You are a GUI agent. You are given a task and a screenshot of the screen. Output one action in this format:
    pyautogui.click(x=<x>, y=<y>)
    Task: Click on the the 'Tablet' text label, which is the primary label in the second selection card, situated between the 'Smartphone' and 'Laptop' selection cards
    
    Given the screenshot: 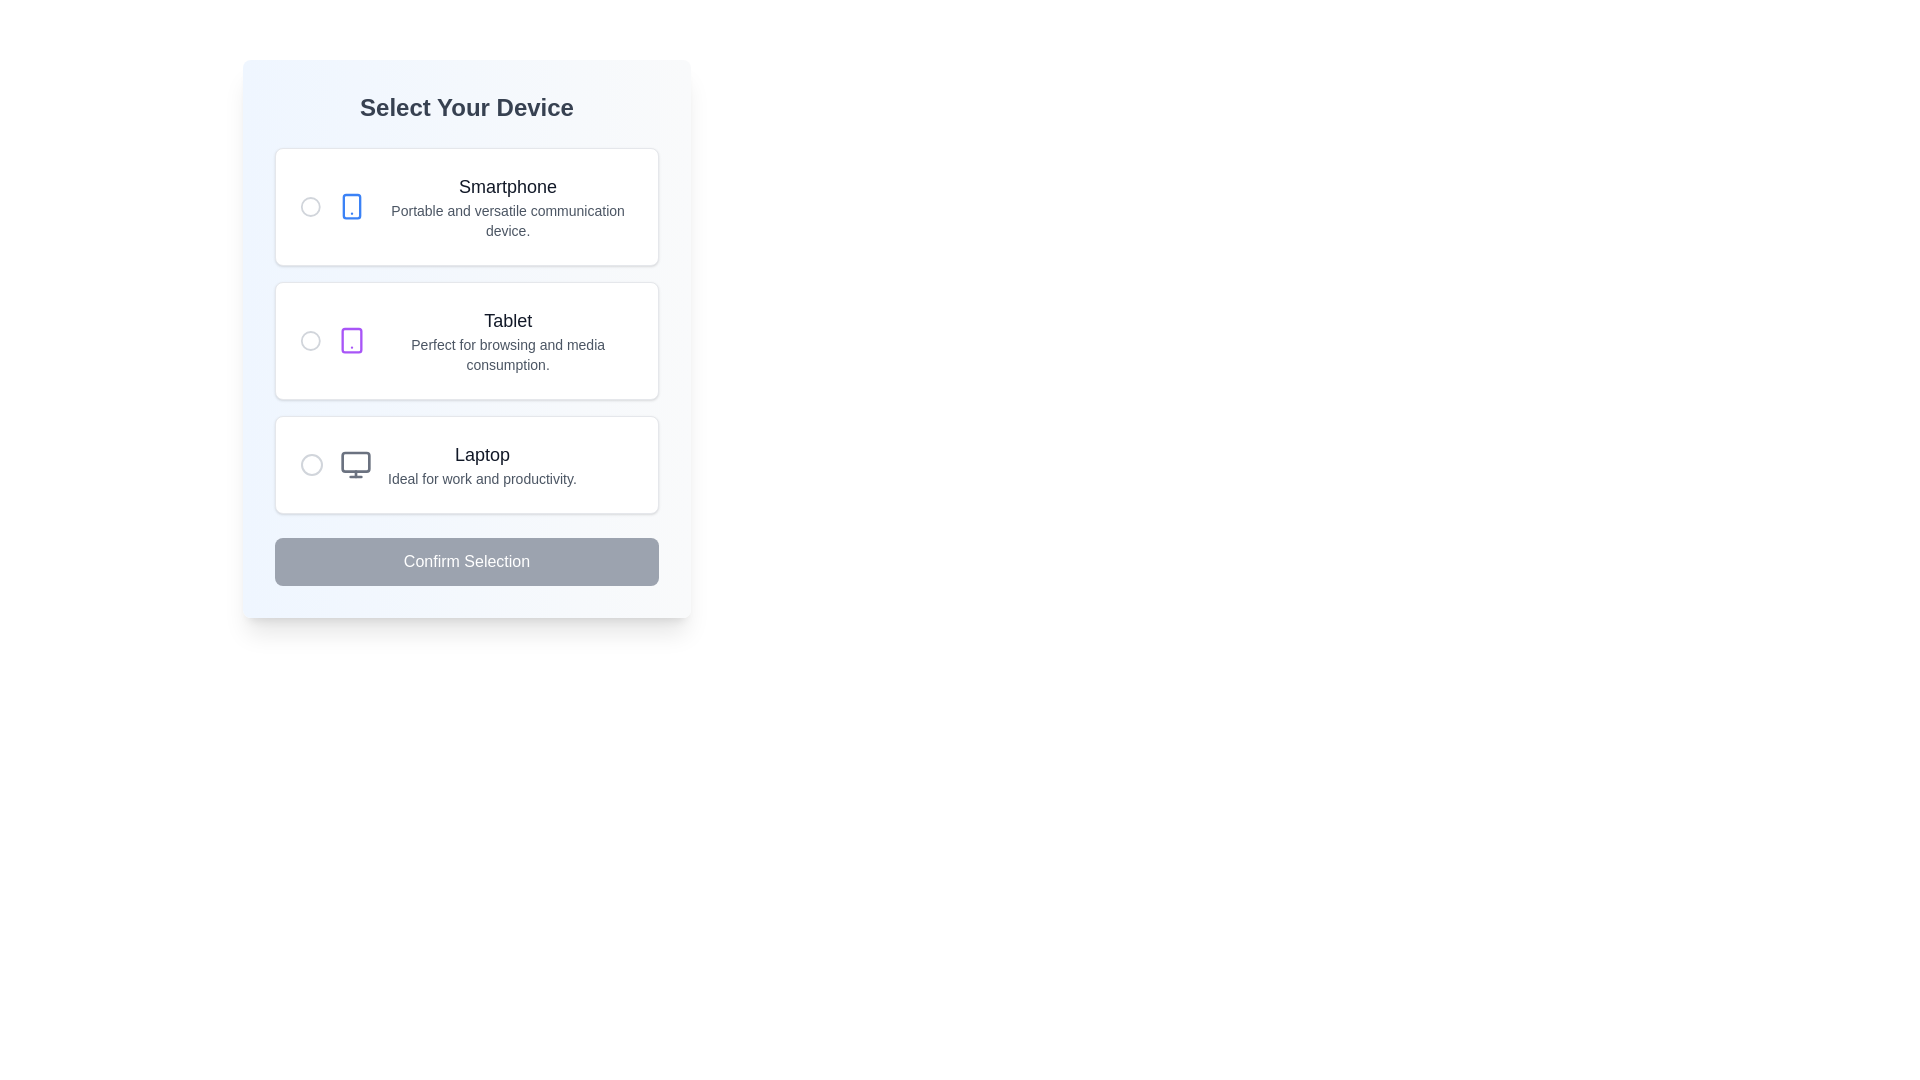 What is the action you would take?
    pyautogui.click(x=508, y=319)
    